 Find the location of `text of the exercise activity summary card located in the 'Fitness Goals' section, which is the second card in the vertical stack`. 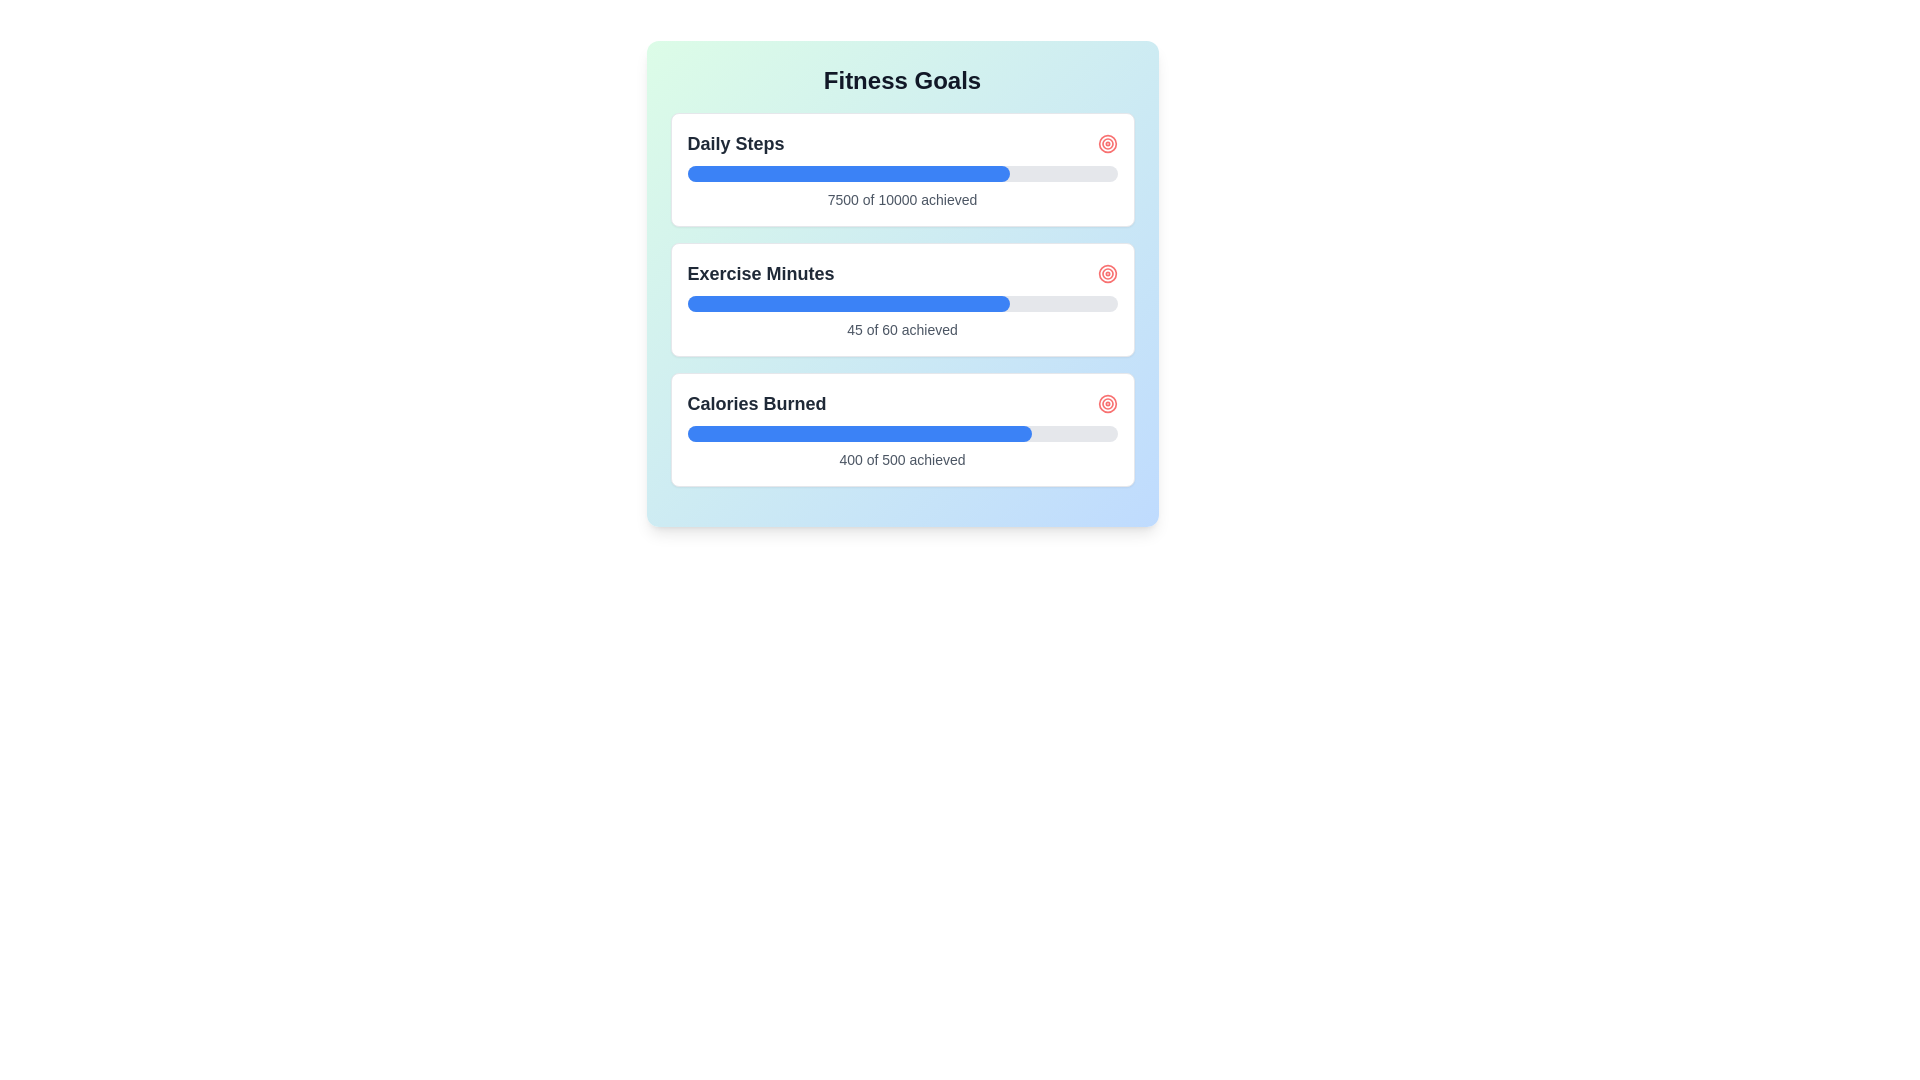

text of the exercise activity summary card located in the 'Fitness Goals' section, which is the second card in the vertical stack is located at coordinates (901, 300).